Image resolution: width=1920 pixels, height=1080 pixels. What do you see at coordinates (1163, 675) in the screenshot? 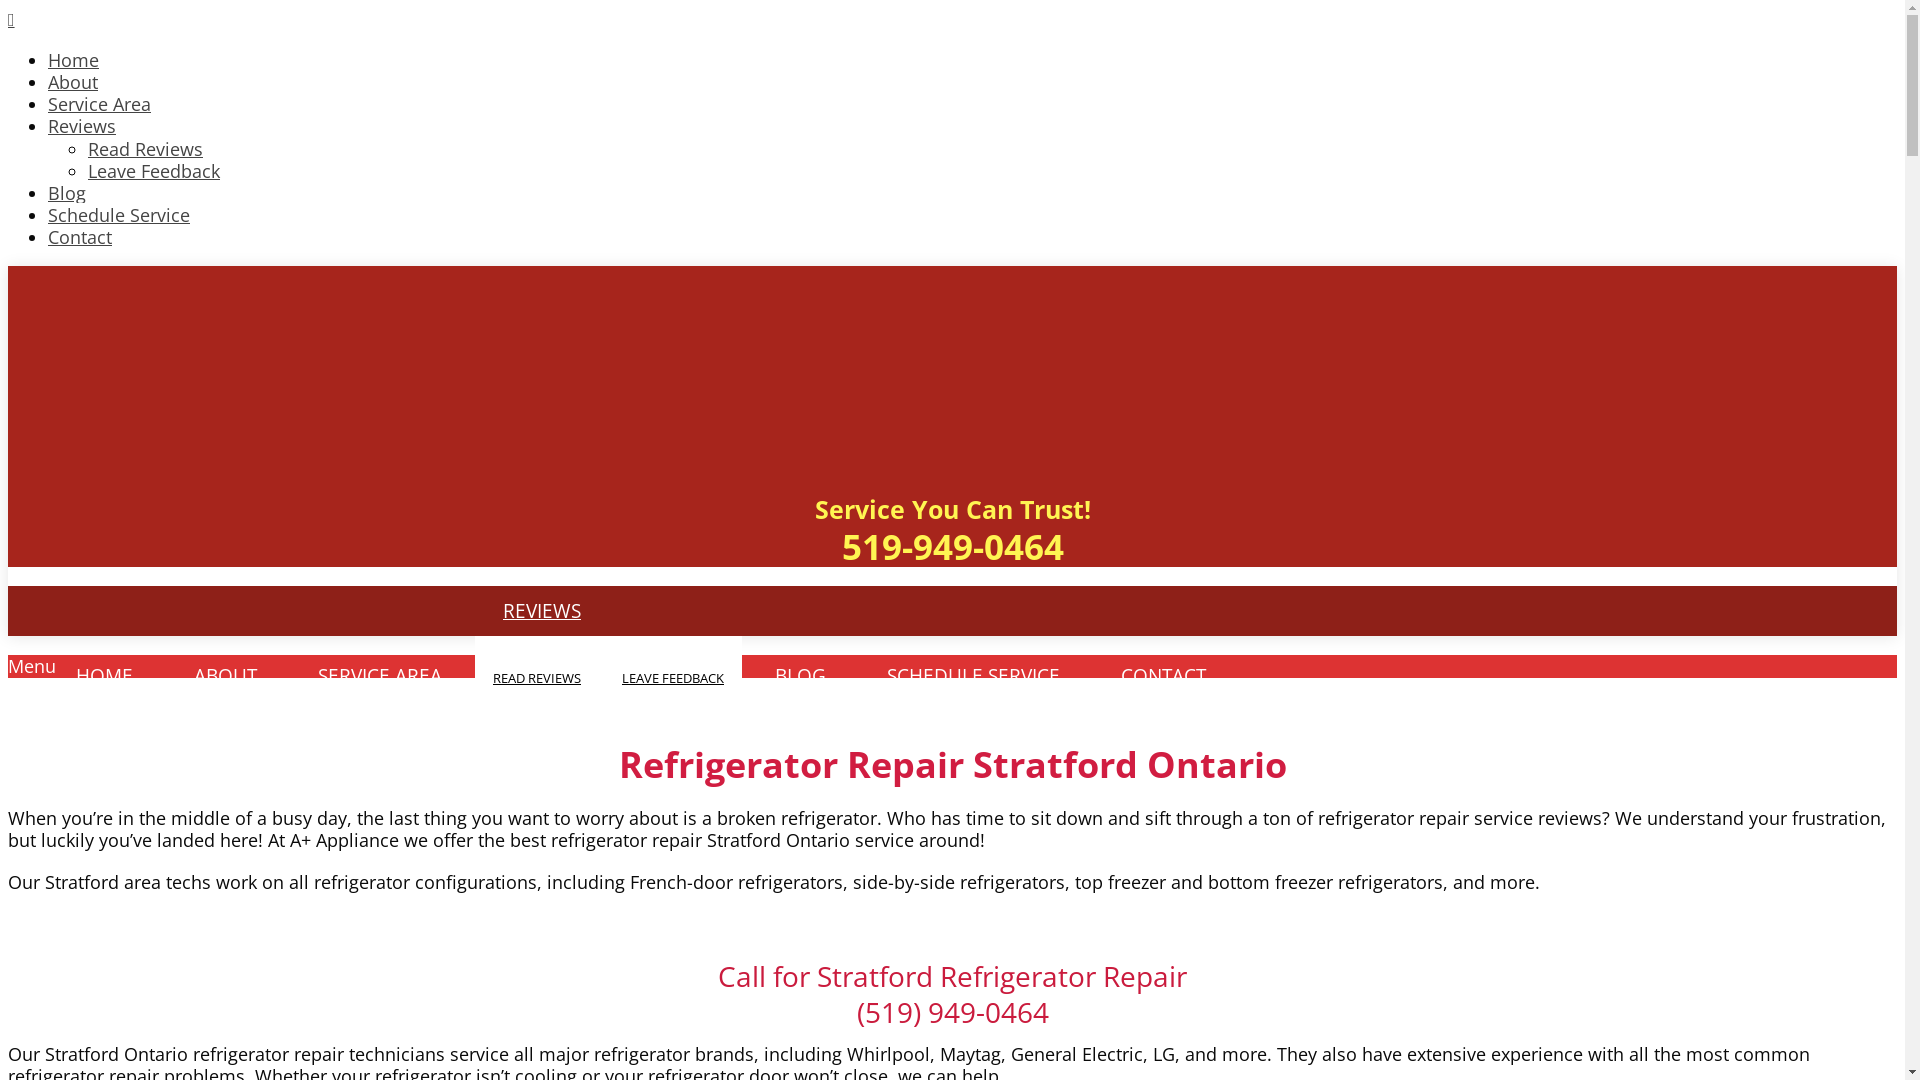
I see `'CONTACT'` at bounding box center [1163, 675].